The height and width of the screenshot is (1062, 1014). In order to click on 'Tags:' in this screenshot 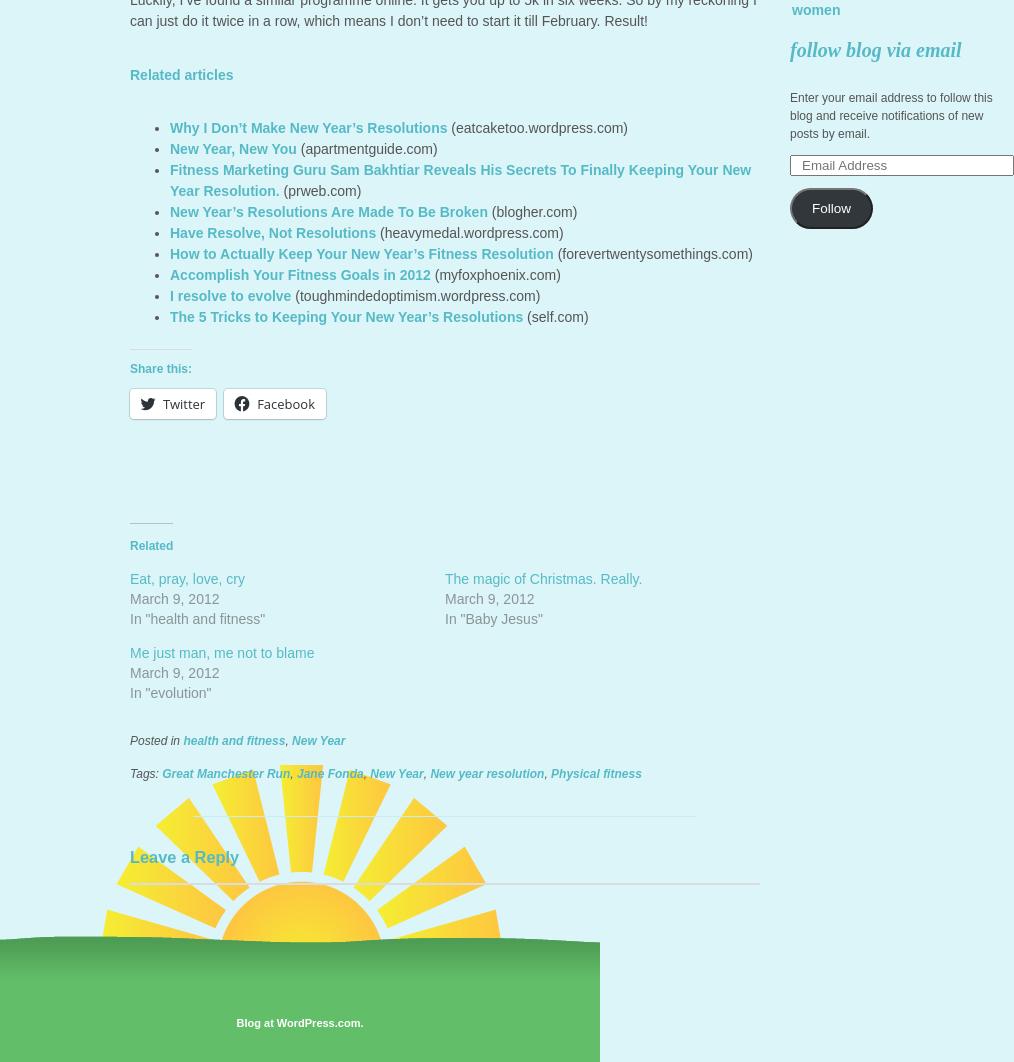, I will do `click(146, 773)`.